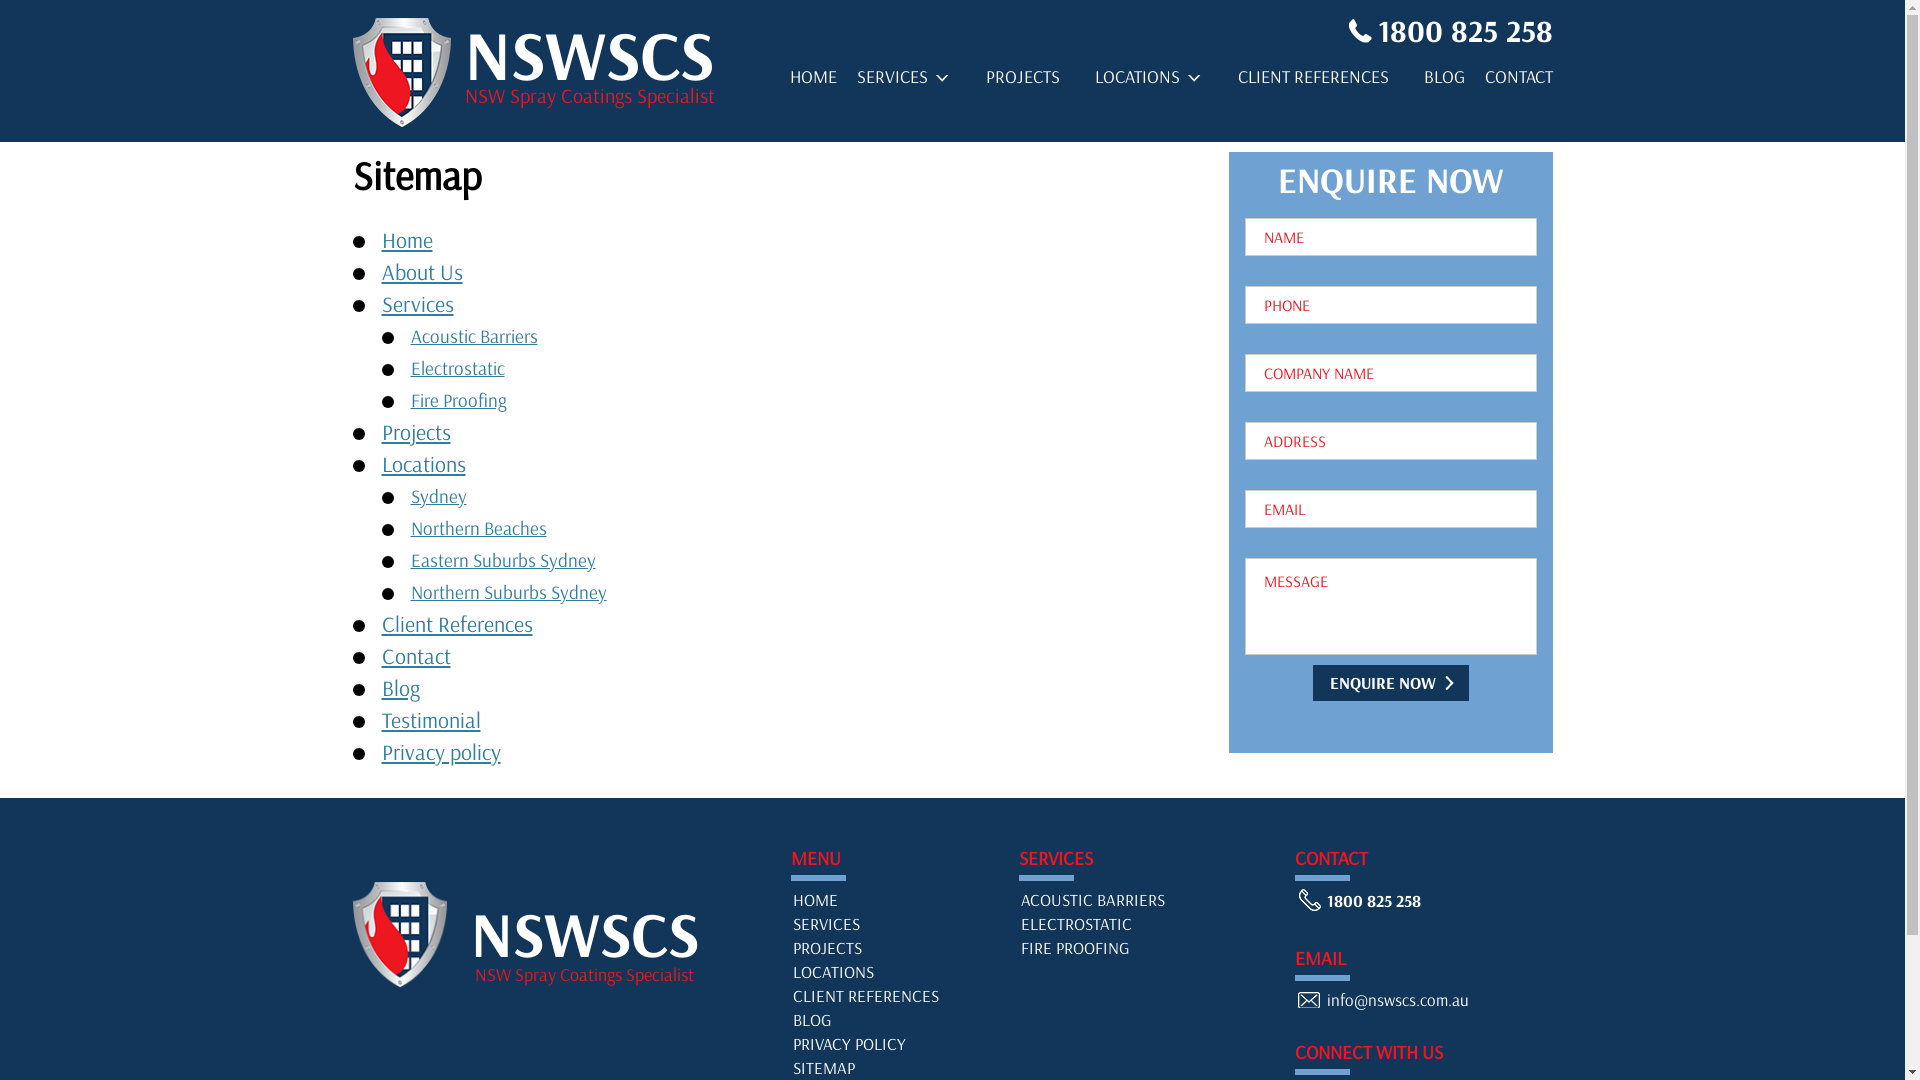  I want to click on 'ACOUSTIC BARRIERS', so click(1019, 898).